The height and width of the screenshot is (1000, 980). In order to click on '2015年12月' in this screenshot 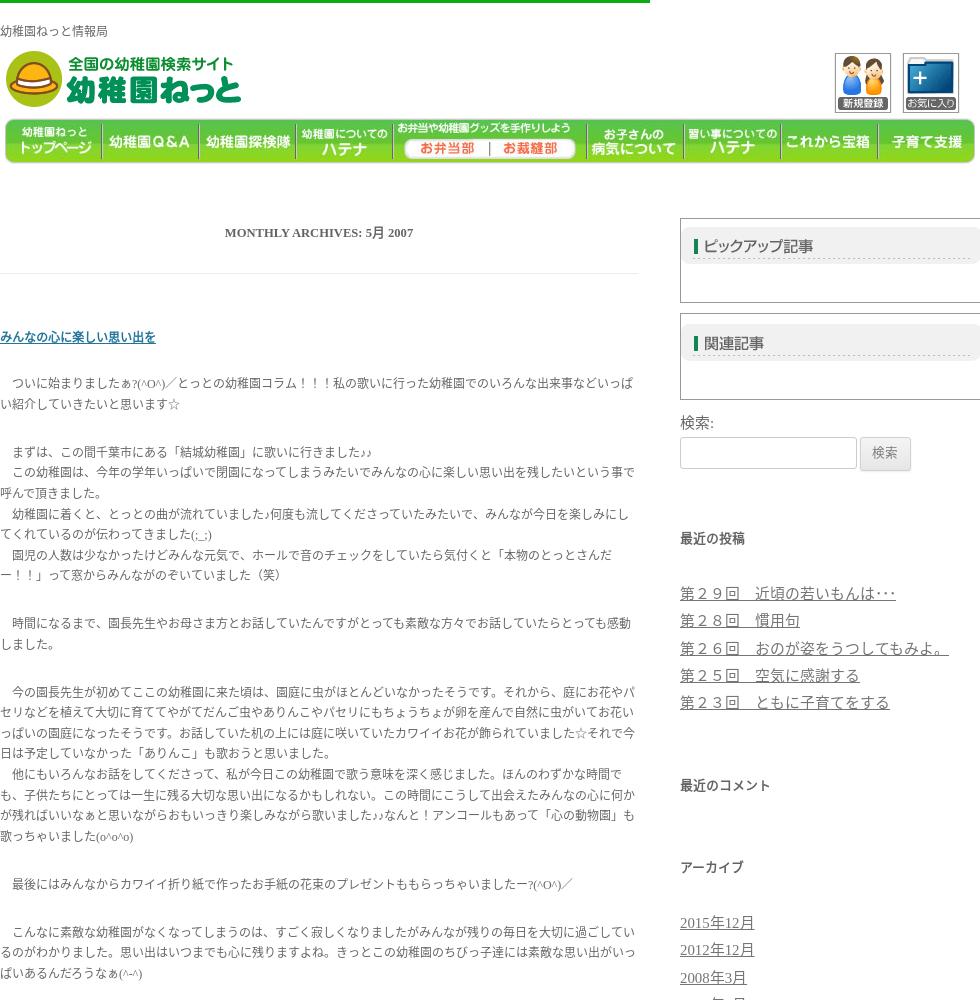, I will do `click(716, 922)`.